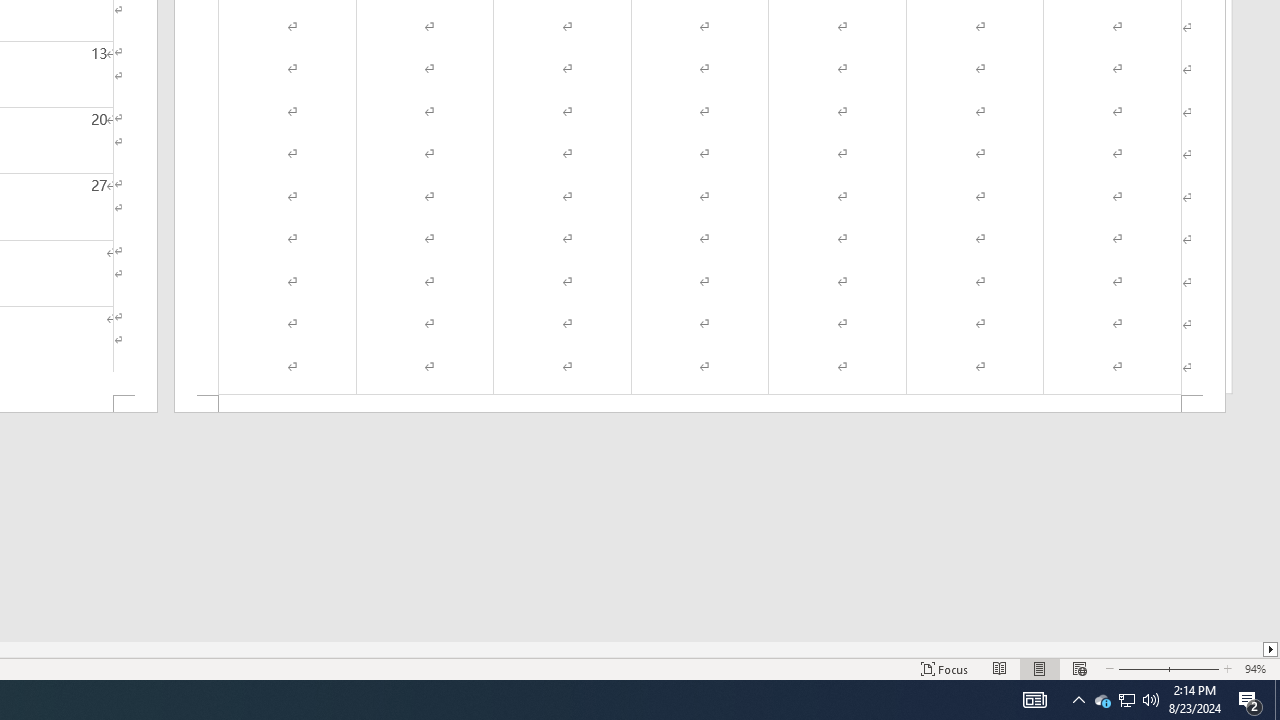 This screenshot has height=720, width=1280. Describe the element at coordinates (1000, 669) in the screenshot. I see `'Read Mode'` at that location.